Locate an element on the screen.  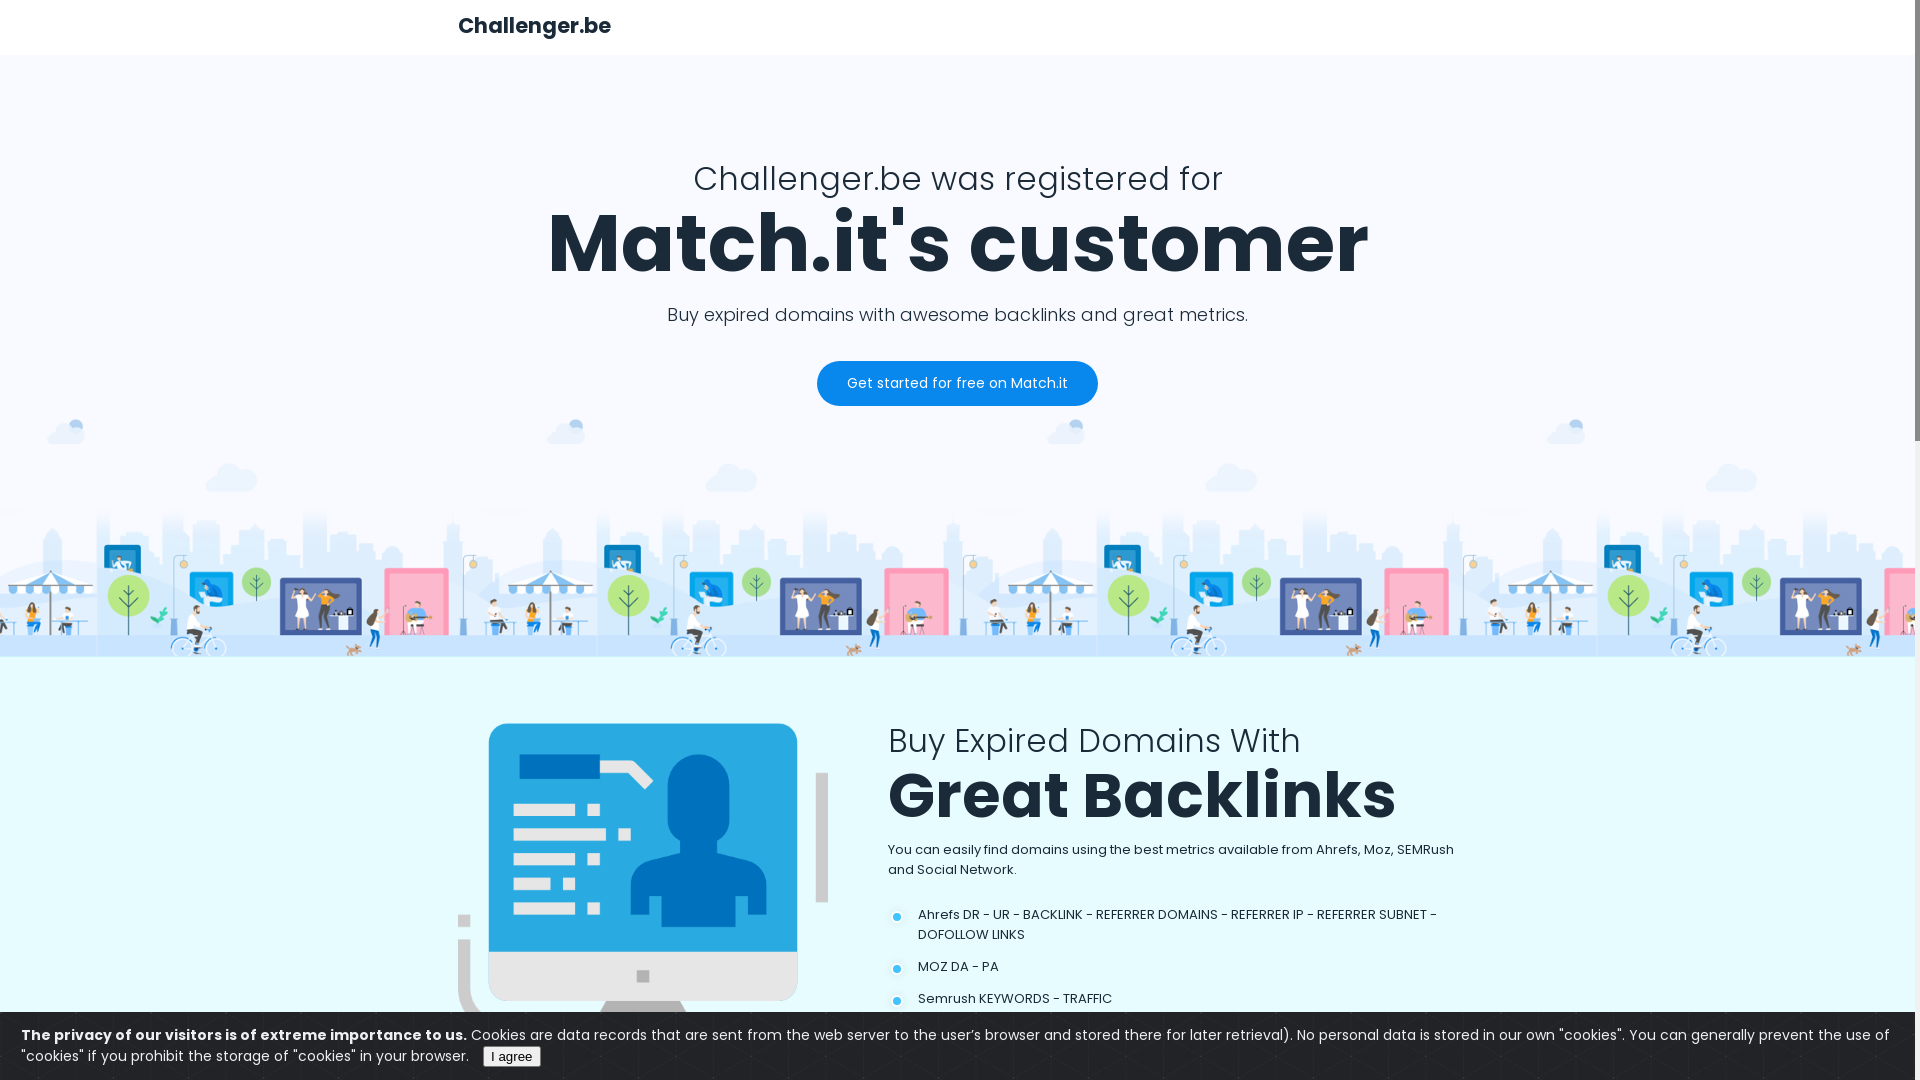
'Get started for free on Match.it' is located at coordinates (956, 383).